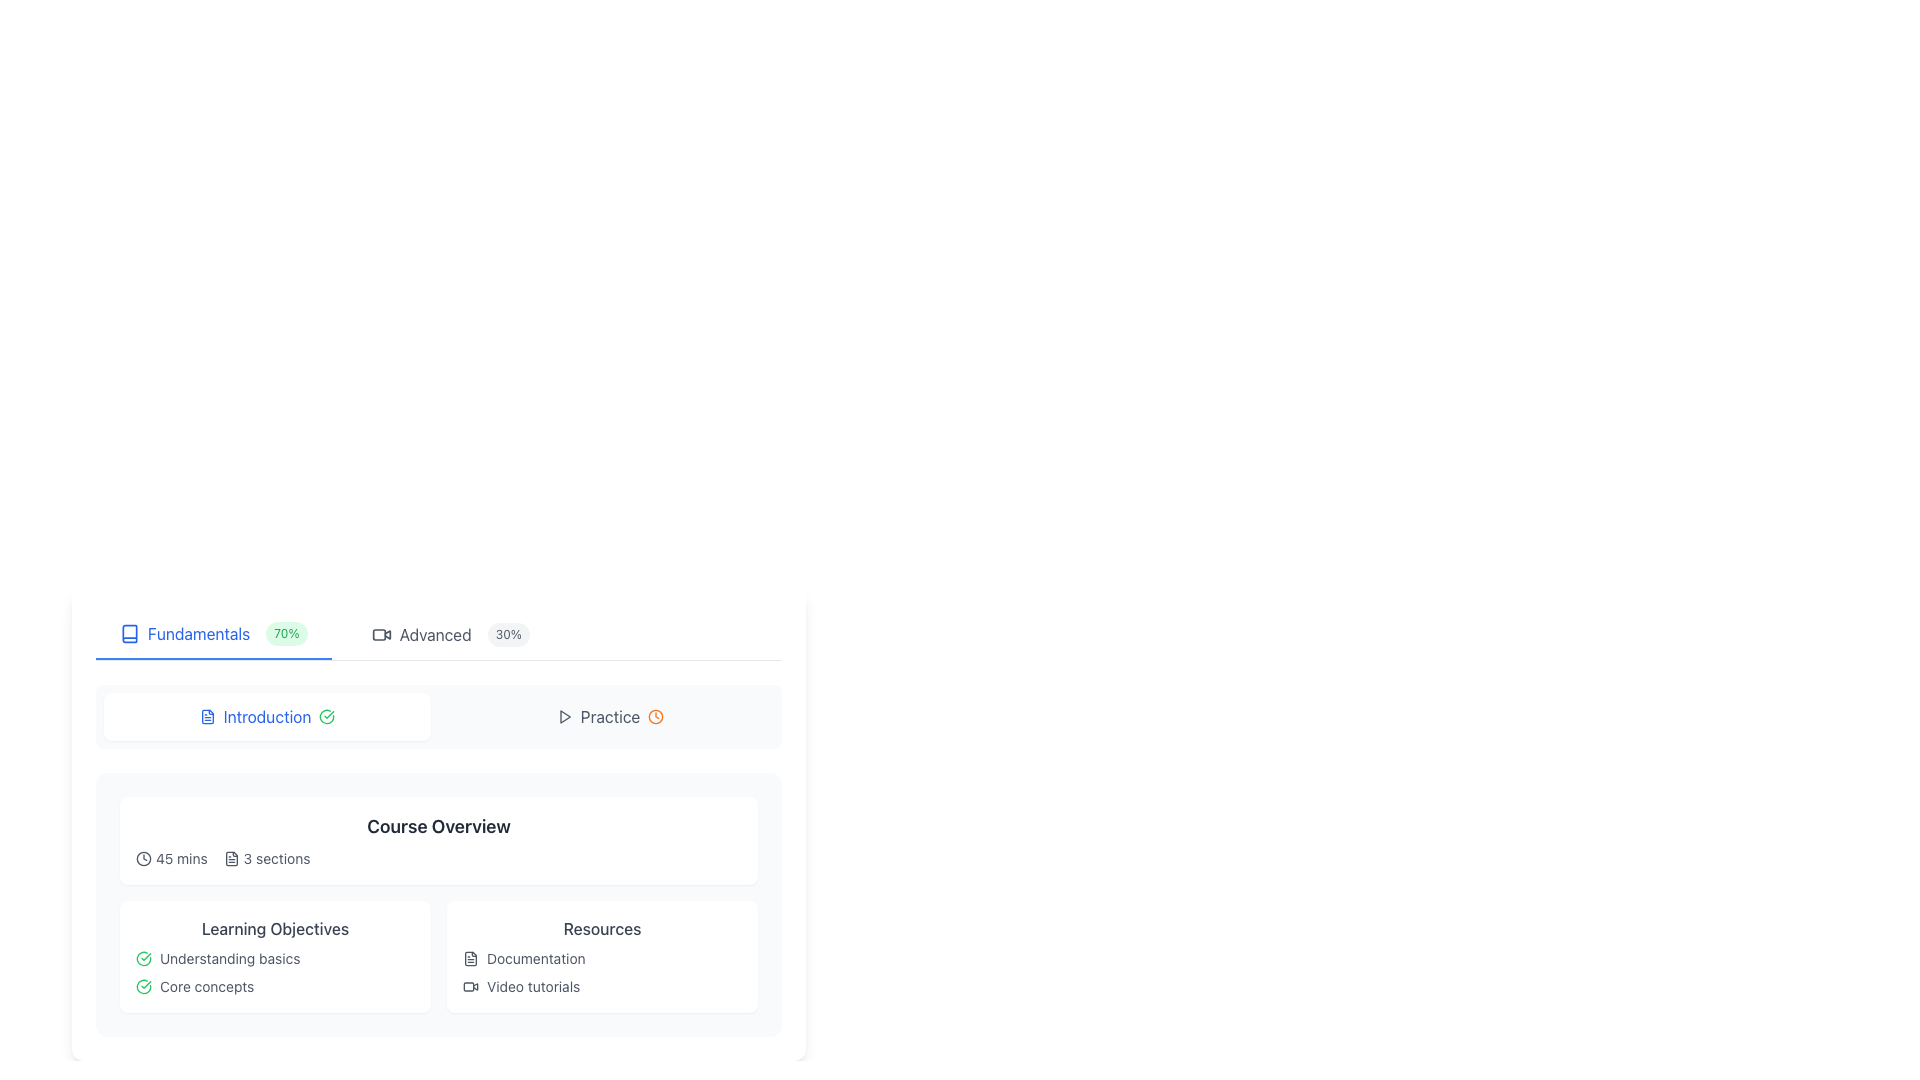 This screenshot has height=1080, width=1920. What do you see at coordinates (469, 958) in the screenshot?
I see `the 'Documentation' icon in the 'Resources' section, located in the lower-right part of the interface, to the left of the text 'Documentation'` at bounding box center [469, 958].